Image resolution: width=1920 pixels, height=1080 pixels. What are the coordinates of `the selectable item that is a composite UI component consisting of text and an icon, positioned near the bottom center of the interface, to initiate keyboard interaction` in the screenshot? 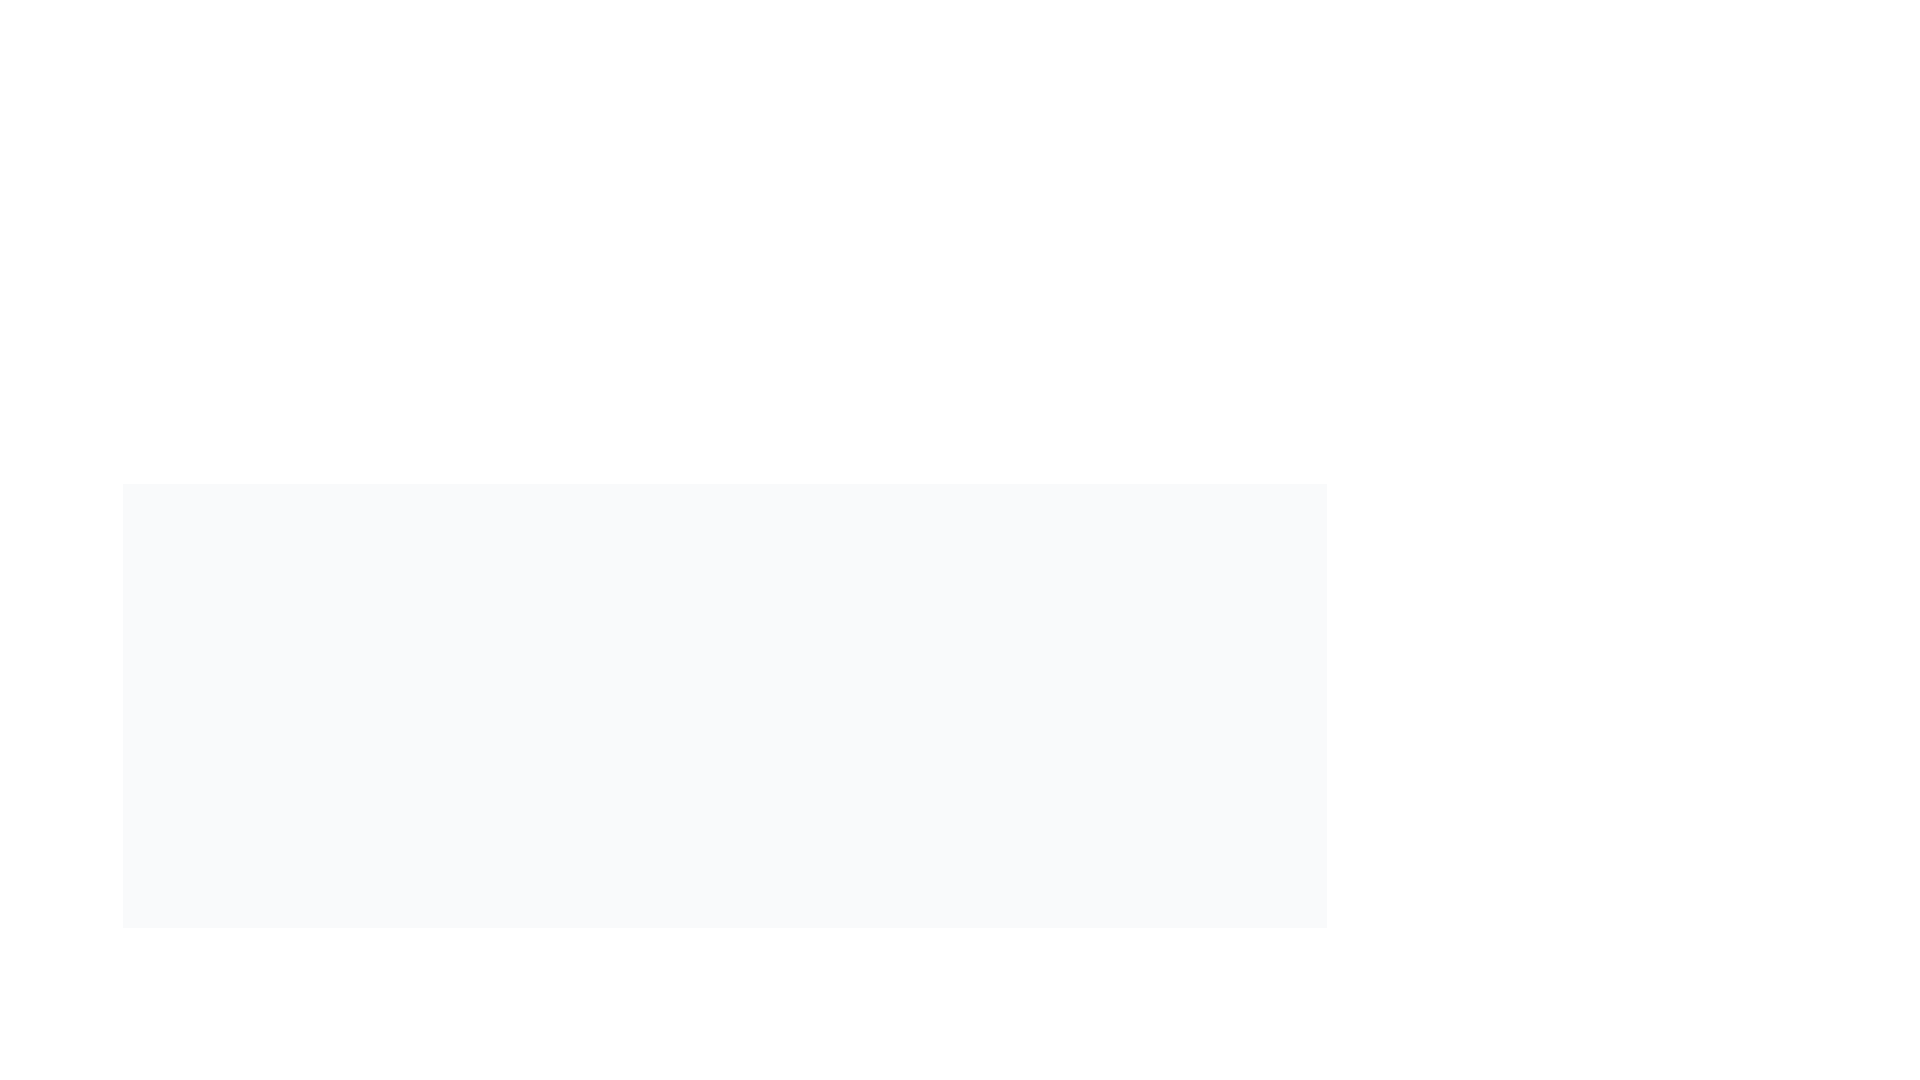 It's located at (647, 1023).